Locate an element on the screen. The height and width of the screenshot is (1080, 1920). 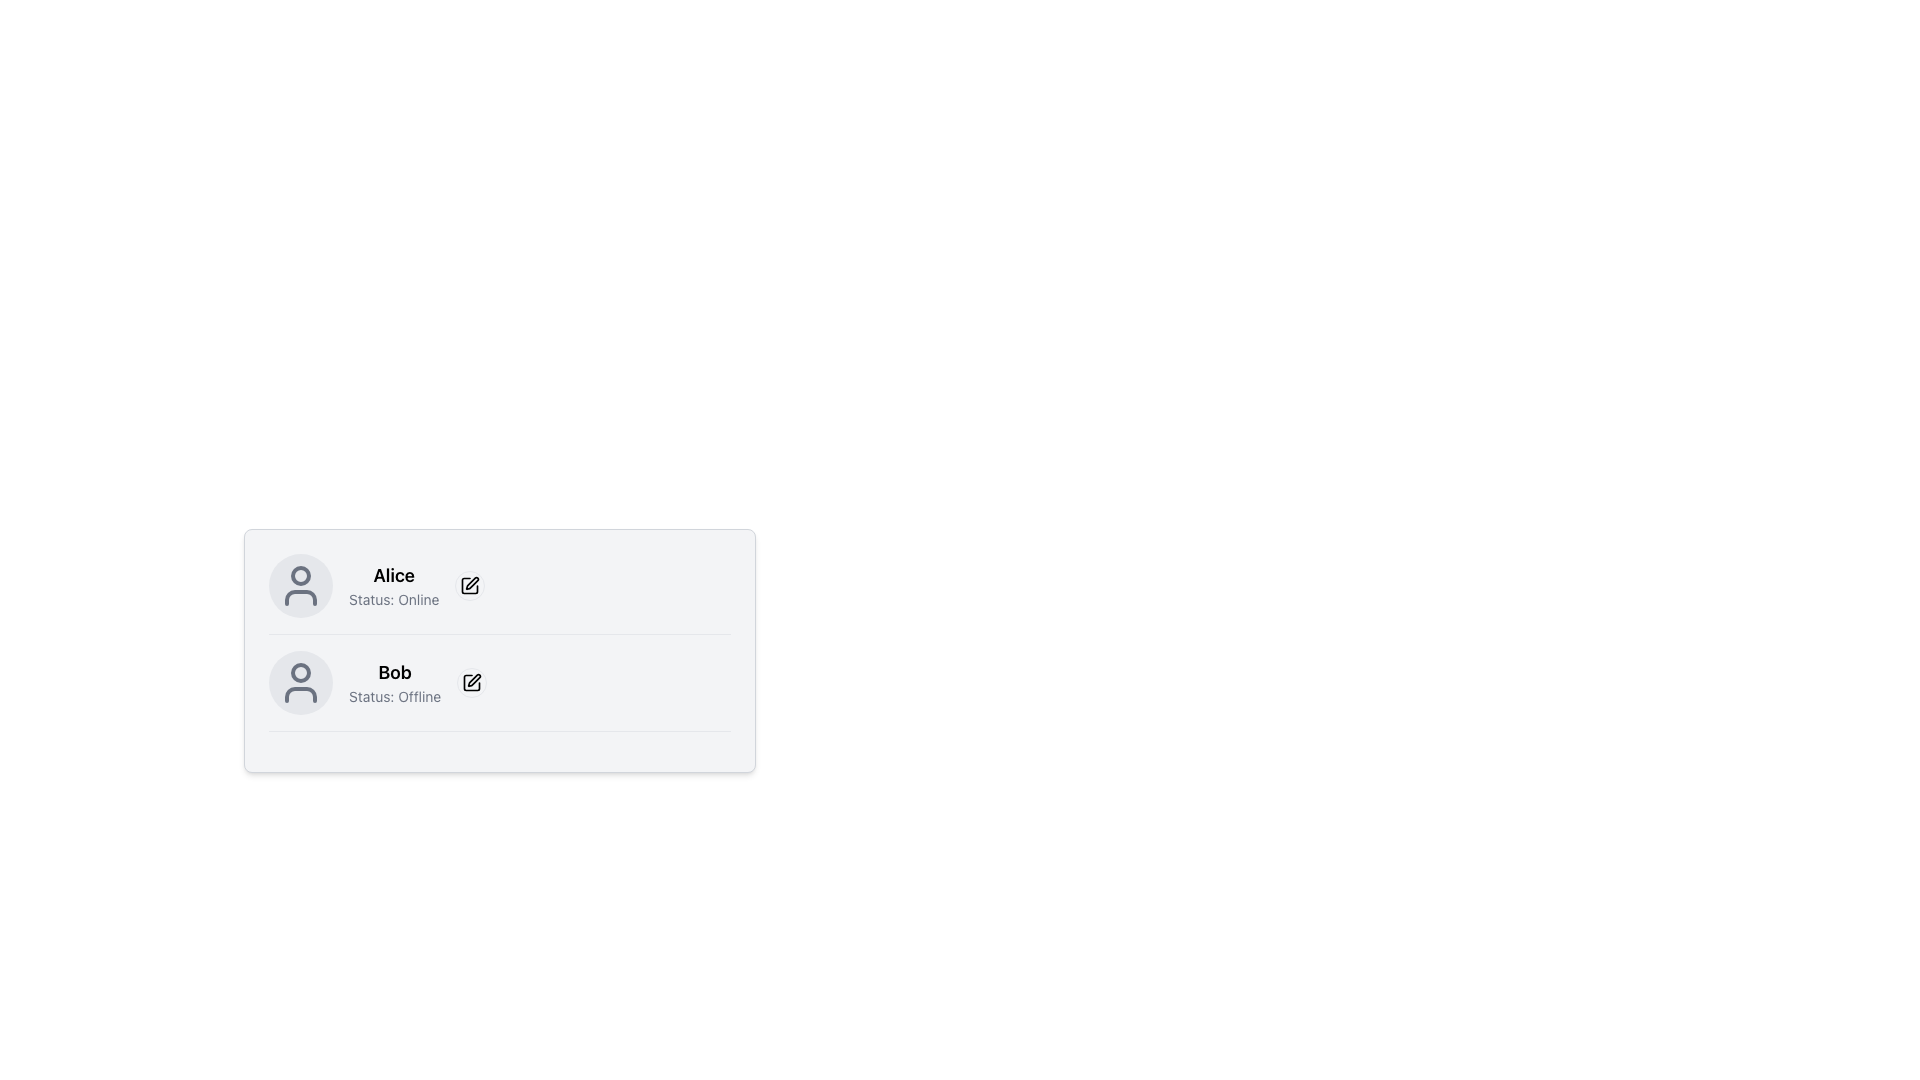
the Graphical Icon indicating the editing option related to 'Bob' by focusing on its position next to the name 'Bob' in the user details list is located at coordinates (471, 681).